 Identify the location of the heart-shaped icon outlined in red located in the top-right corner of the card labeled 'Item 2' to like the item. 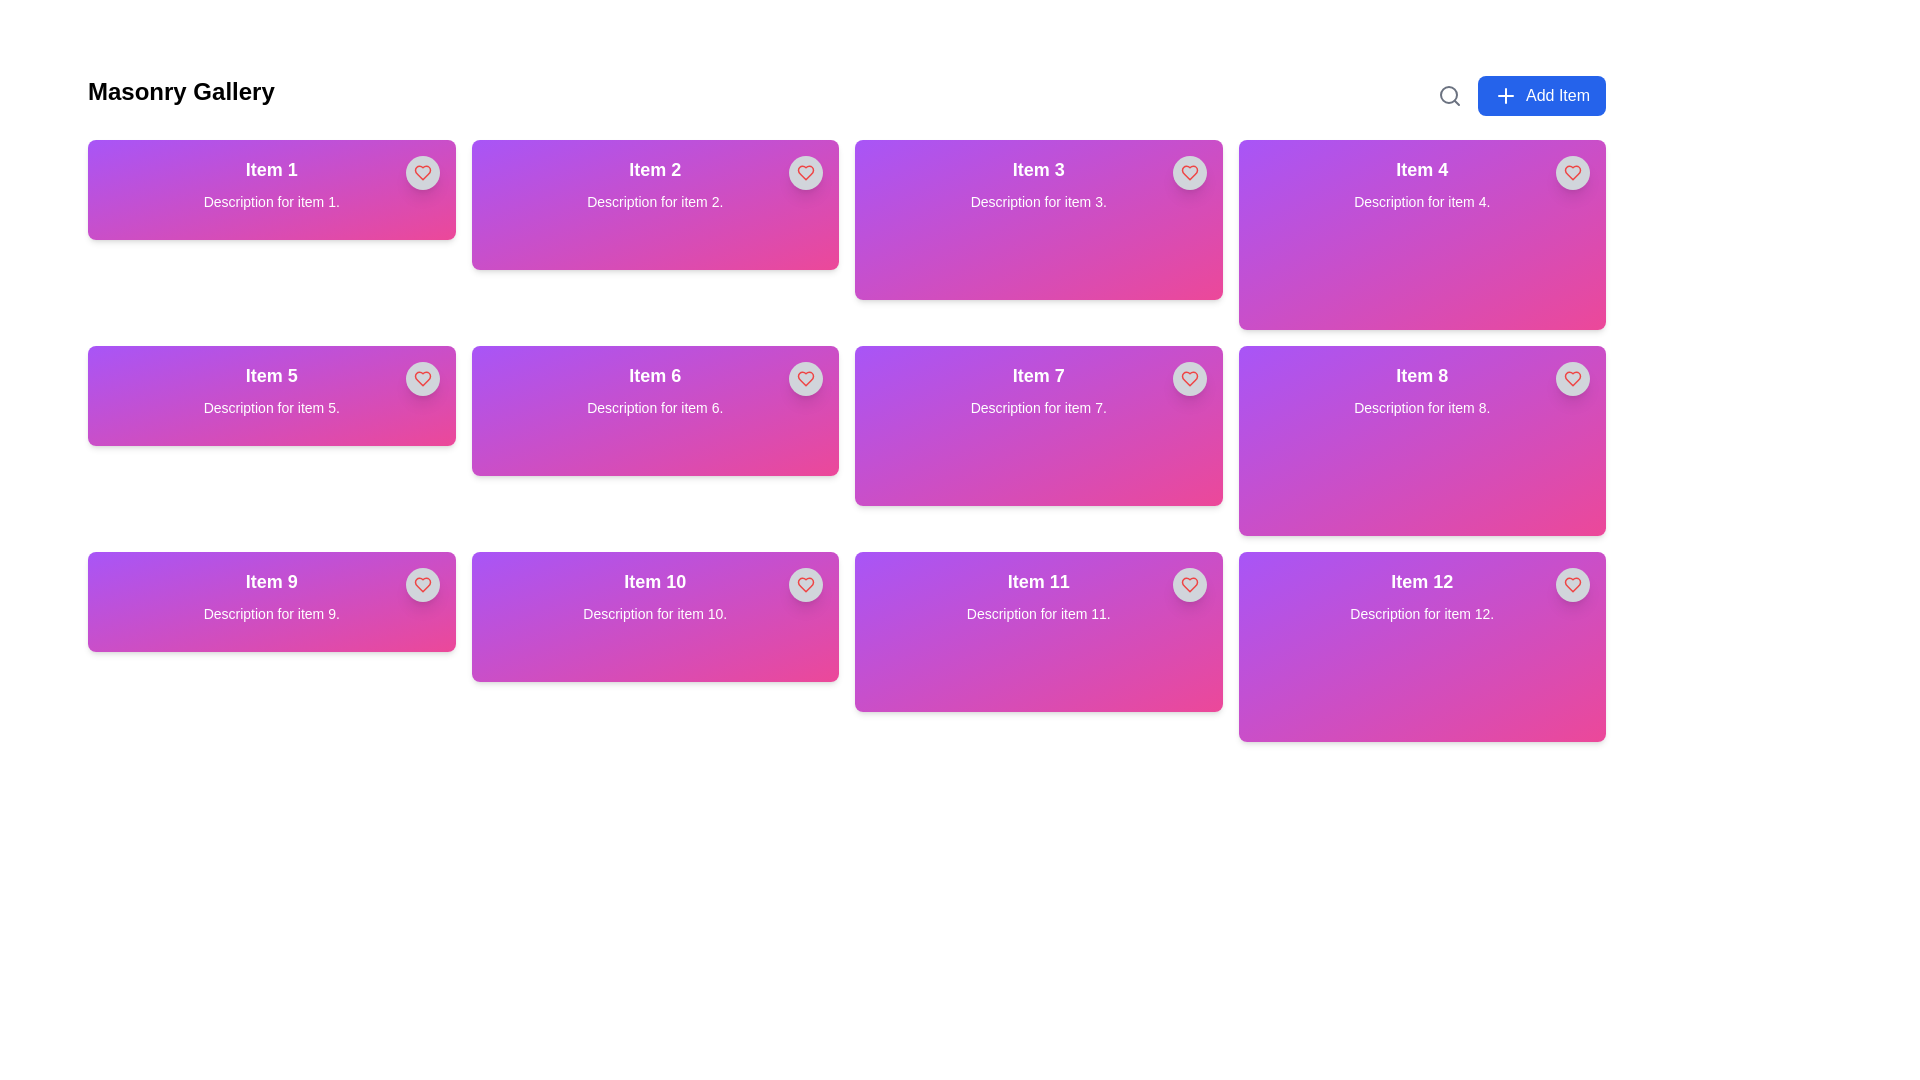
(806, 172).